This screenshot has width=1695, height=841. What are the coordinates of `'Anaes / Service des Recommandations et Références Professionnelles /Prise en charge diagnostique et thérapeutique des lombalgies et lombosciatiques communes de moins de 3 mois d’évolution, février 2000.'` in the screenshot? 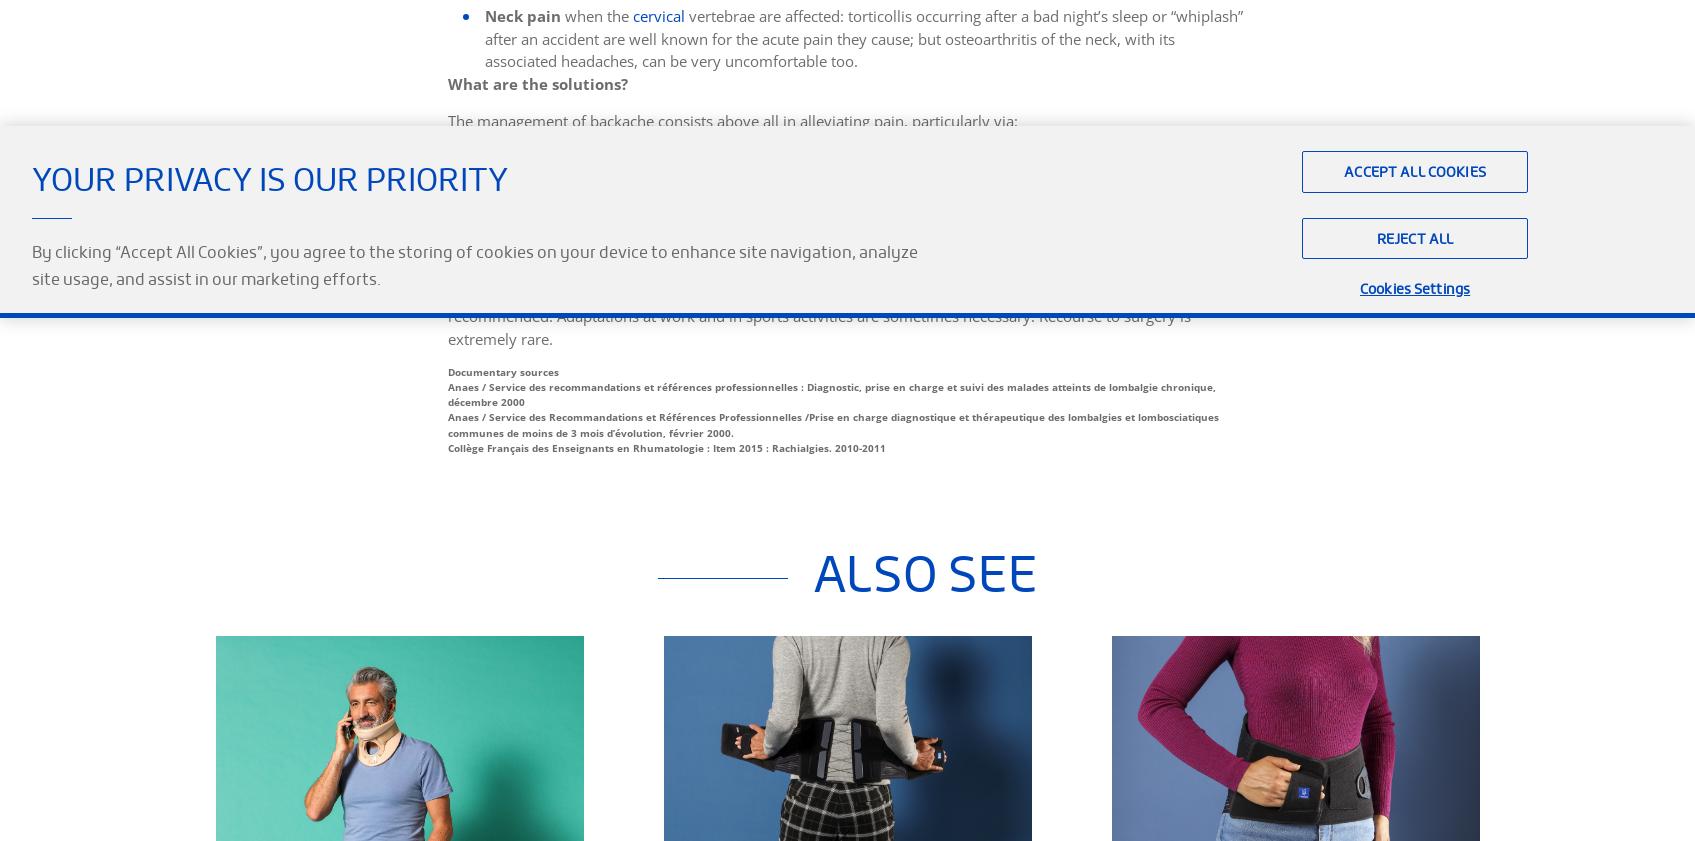 It's located at (446, 424).